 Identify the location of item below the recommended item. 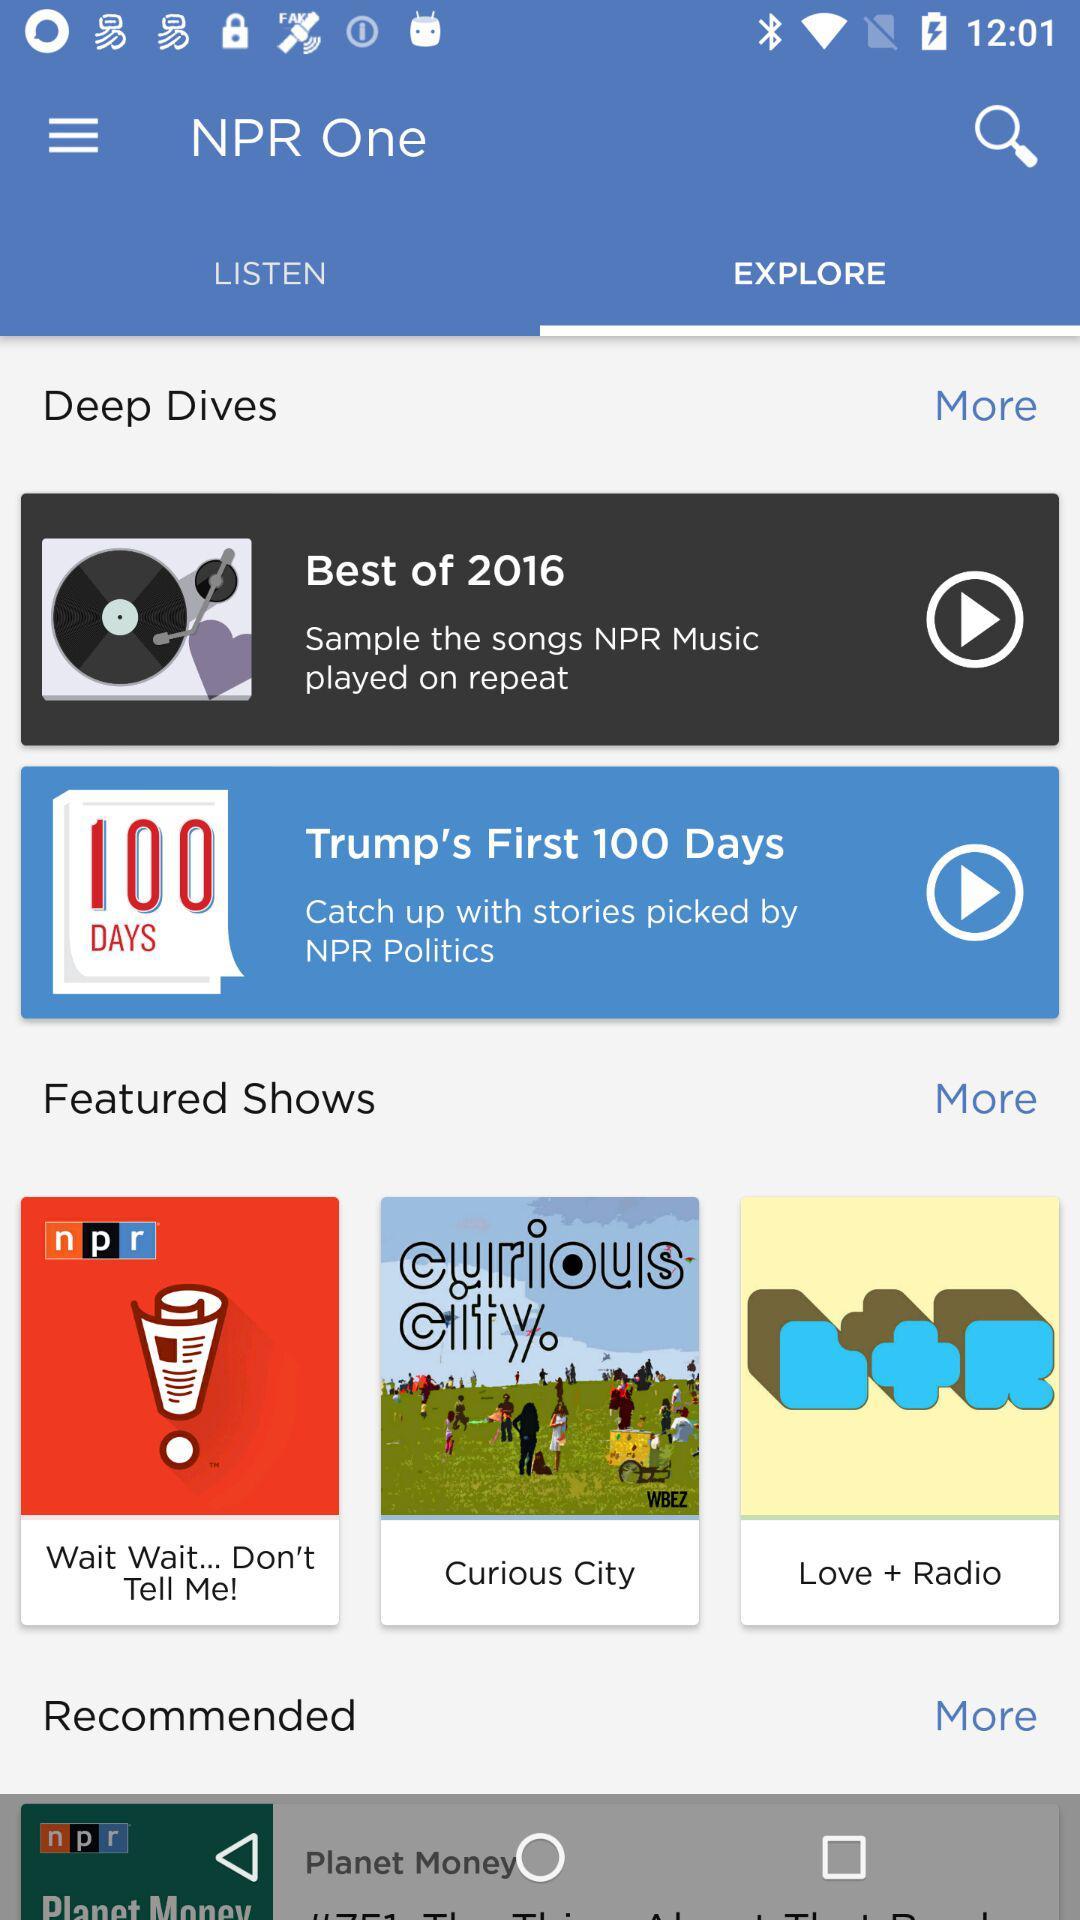
(145, 1860).